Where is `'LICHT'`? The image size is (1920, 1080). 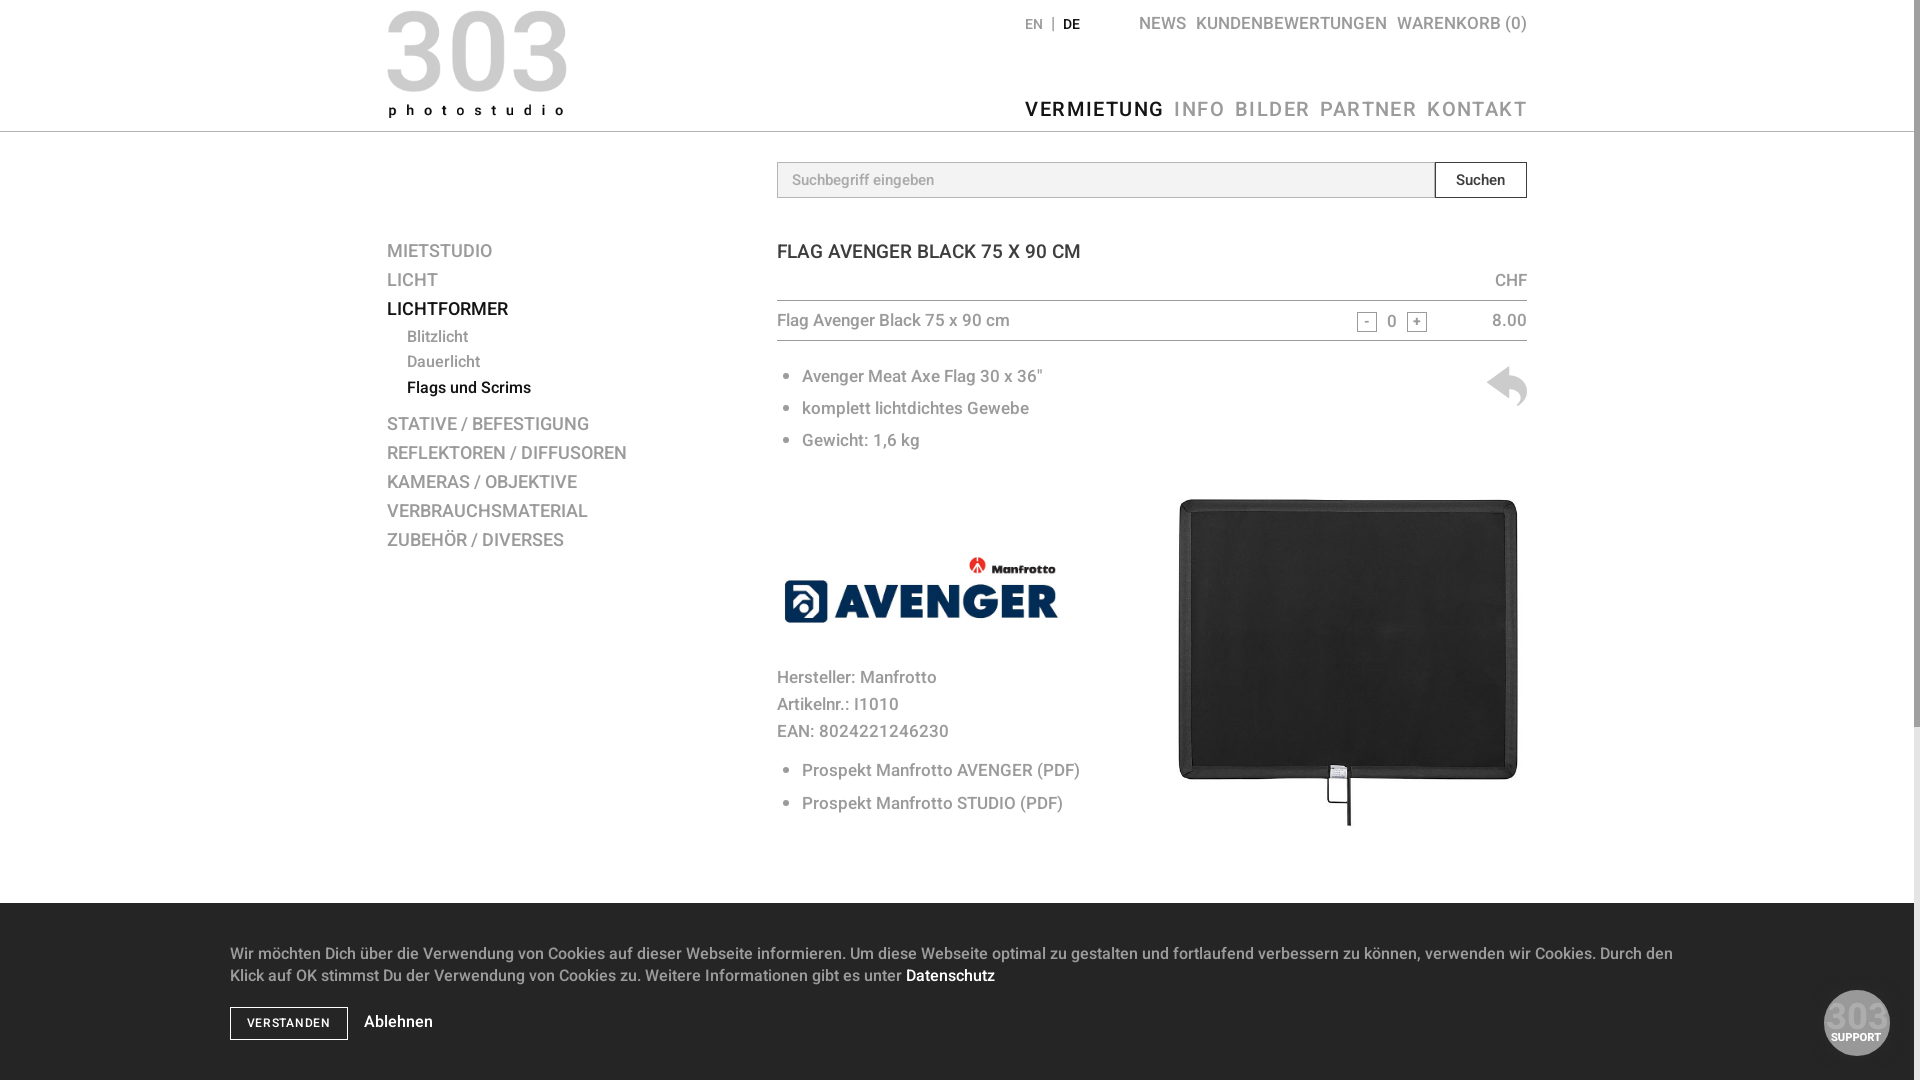 'LICHT' is located at coordinates (387, 281).